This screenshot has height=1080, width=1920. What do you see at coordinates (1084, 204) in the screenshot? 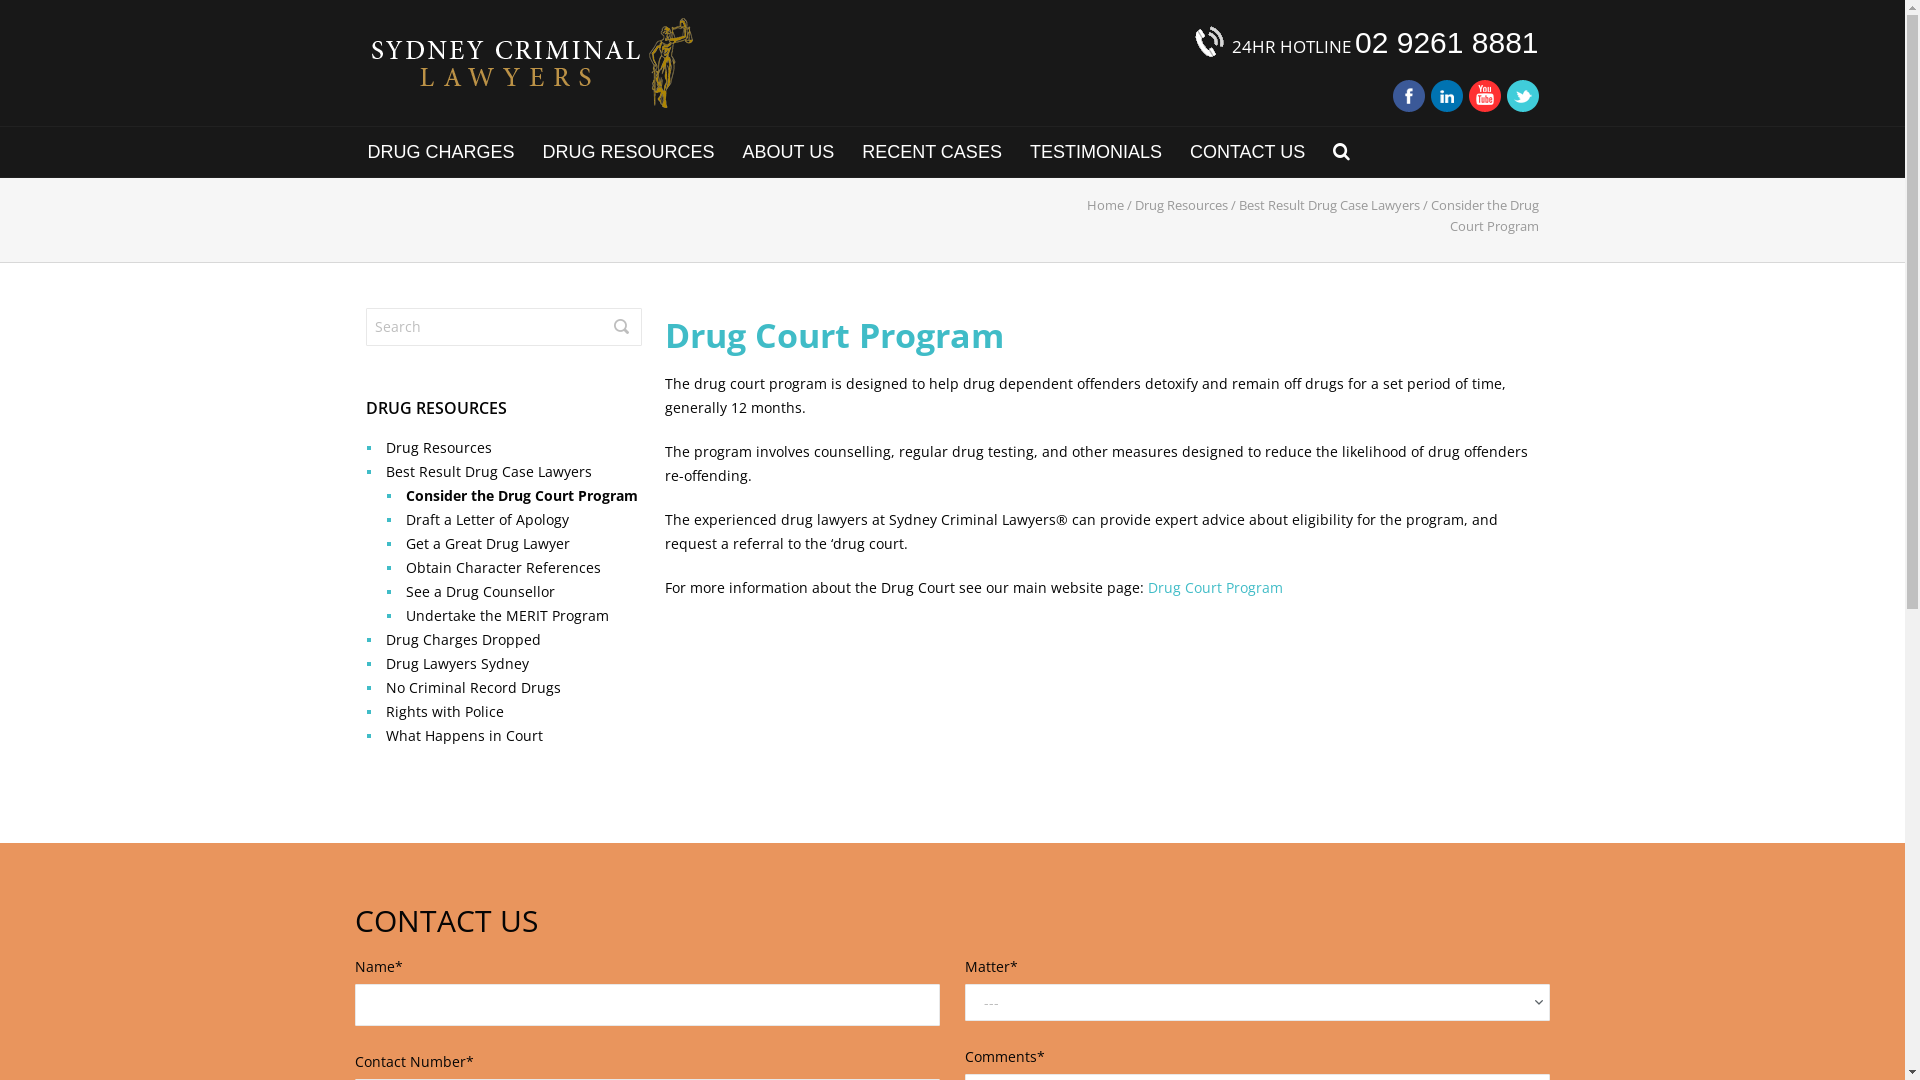
I see `'Home'` at bounding box center [1084, 204].